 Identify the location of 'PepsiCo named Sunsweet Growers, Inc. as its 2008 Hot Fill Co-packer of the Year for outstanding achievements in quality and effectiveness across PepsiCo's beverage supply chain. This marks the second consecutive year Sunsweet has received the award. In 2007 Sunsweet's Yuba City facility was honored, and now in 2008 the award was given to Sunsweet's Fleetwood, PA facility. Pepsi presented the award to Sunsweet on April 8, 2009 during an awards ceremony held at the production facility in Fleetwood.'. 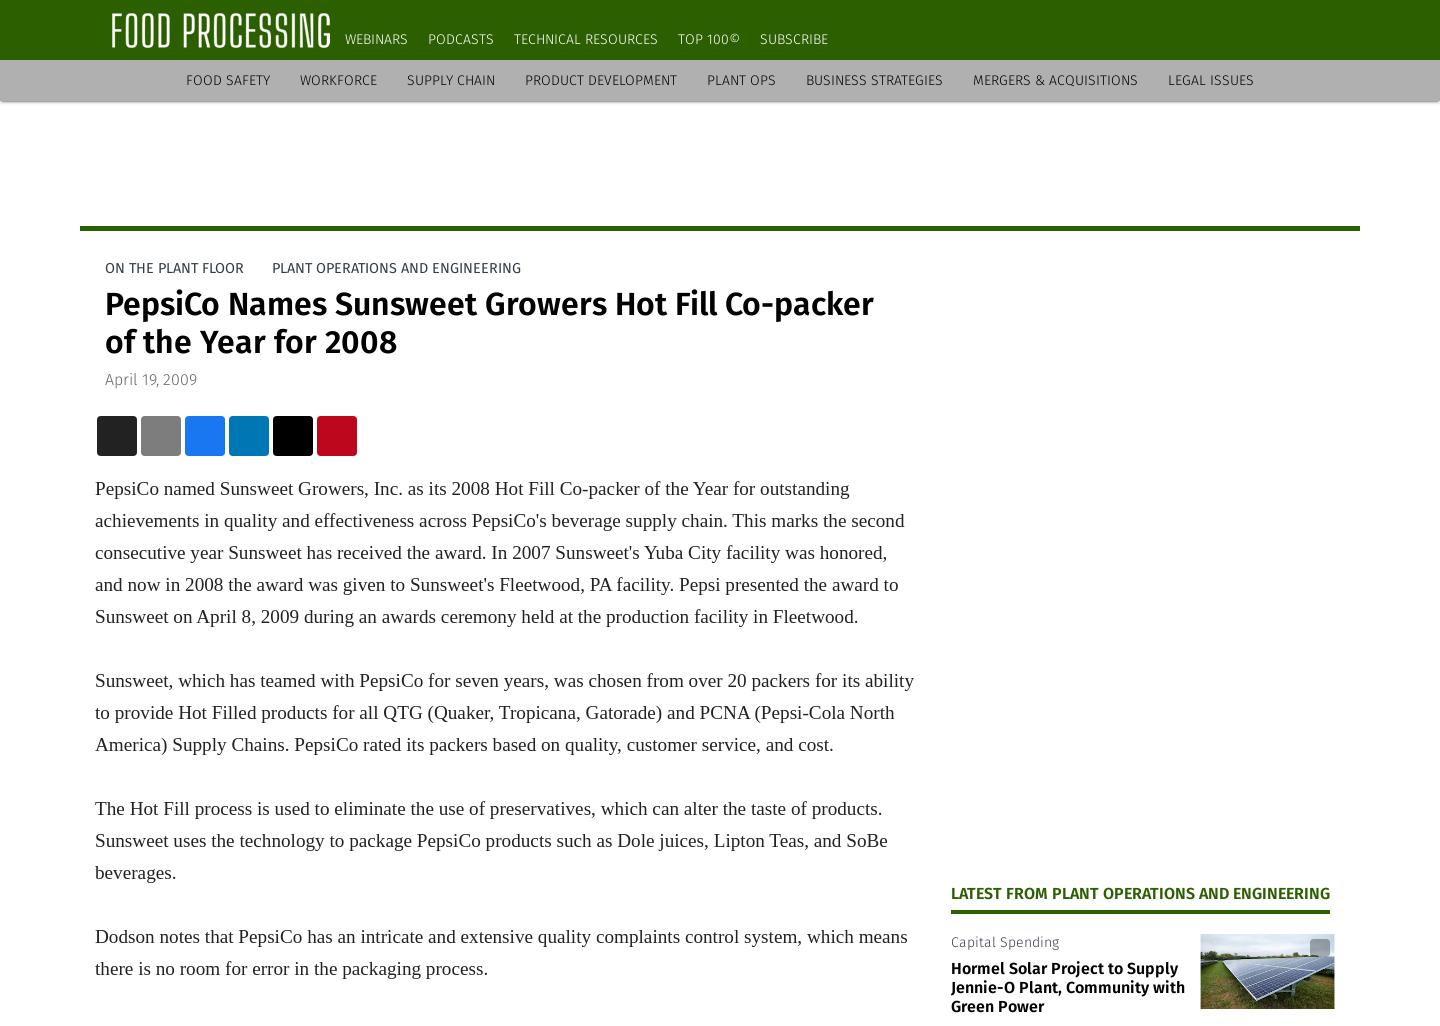
(498, 551).